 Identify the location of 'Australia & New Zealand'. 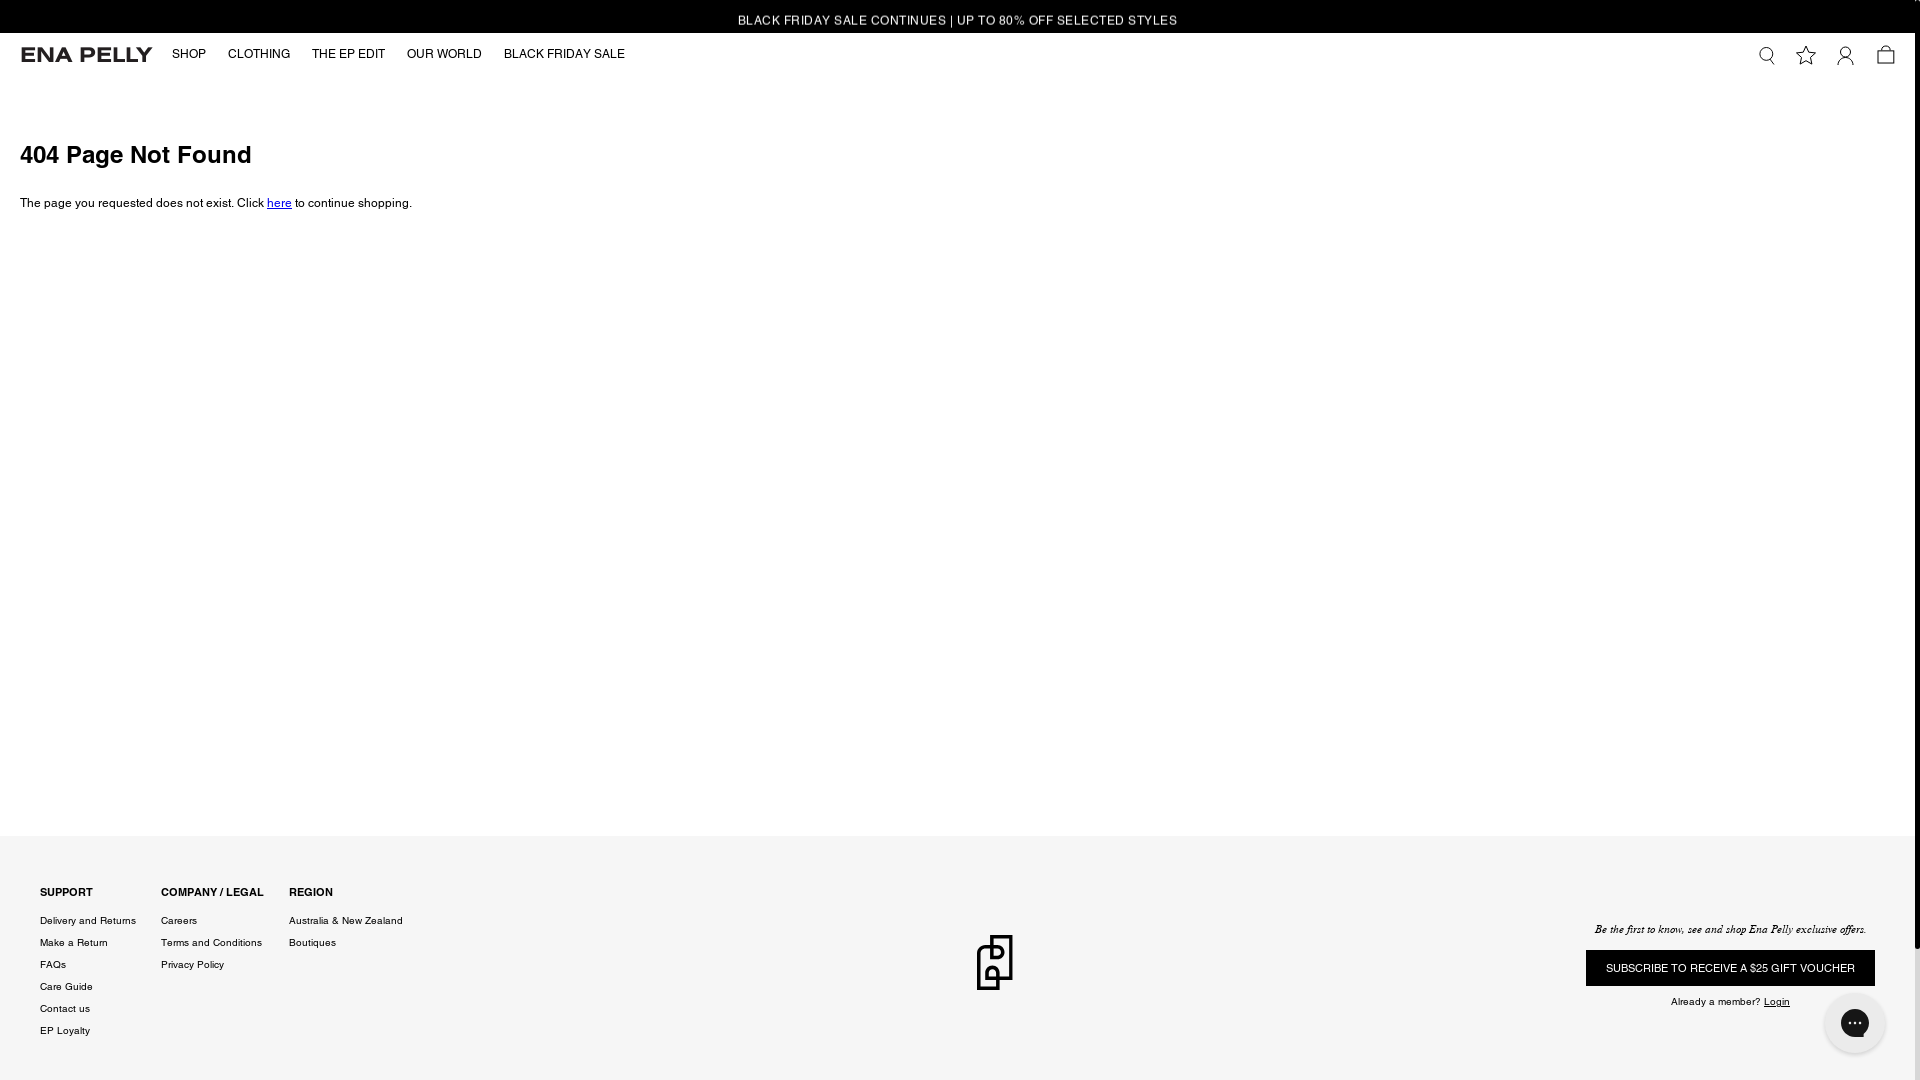
(345, 921).